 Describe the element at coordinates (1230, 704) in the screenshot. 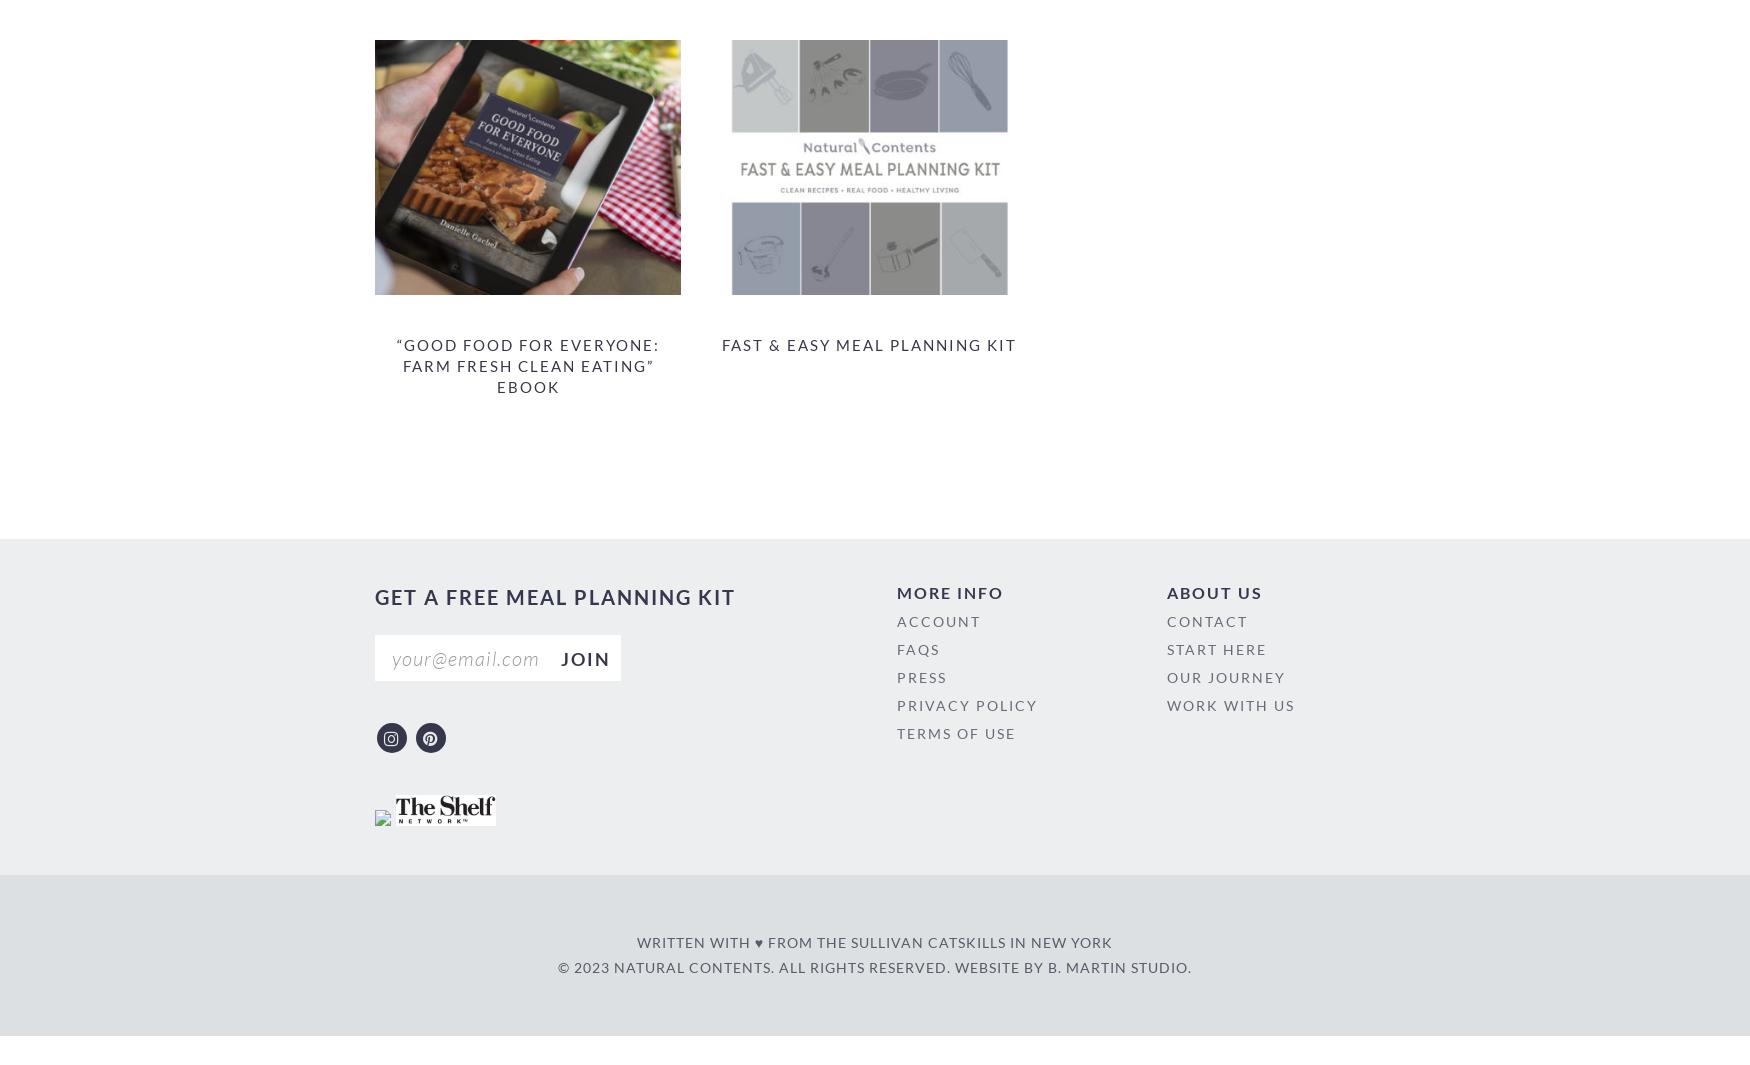

I see `'Work with Us'` at that location.